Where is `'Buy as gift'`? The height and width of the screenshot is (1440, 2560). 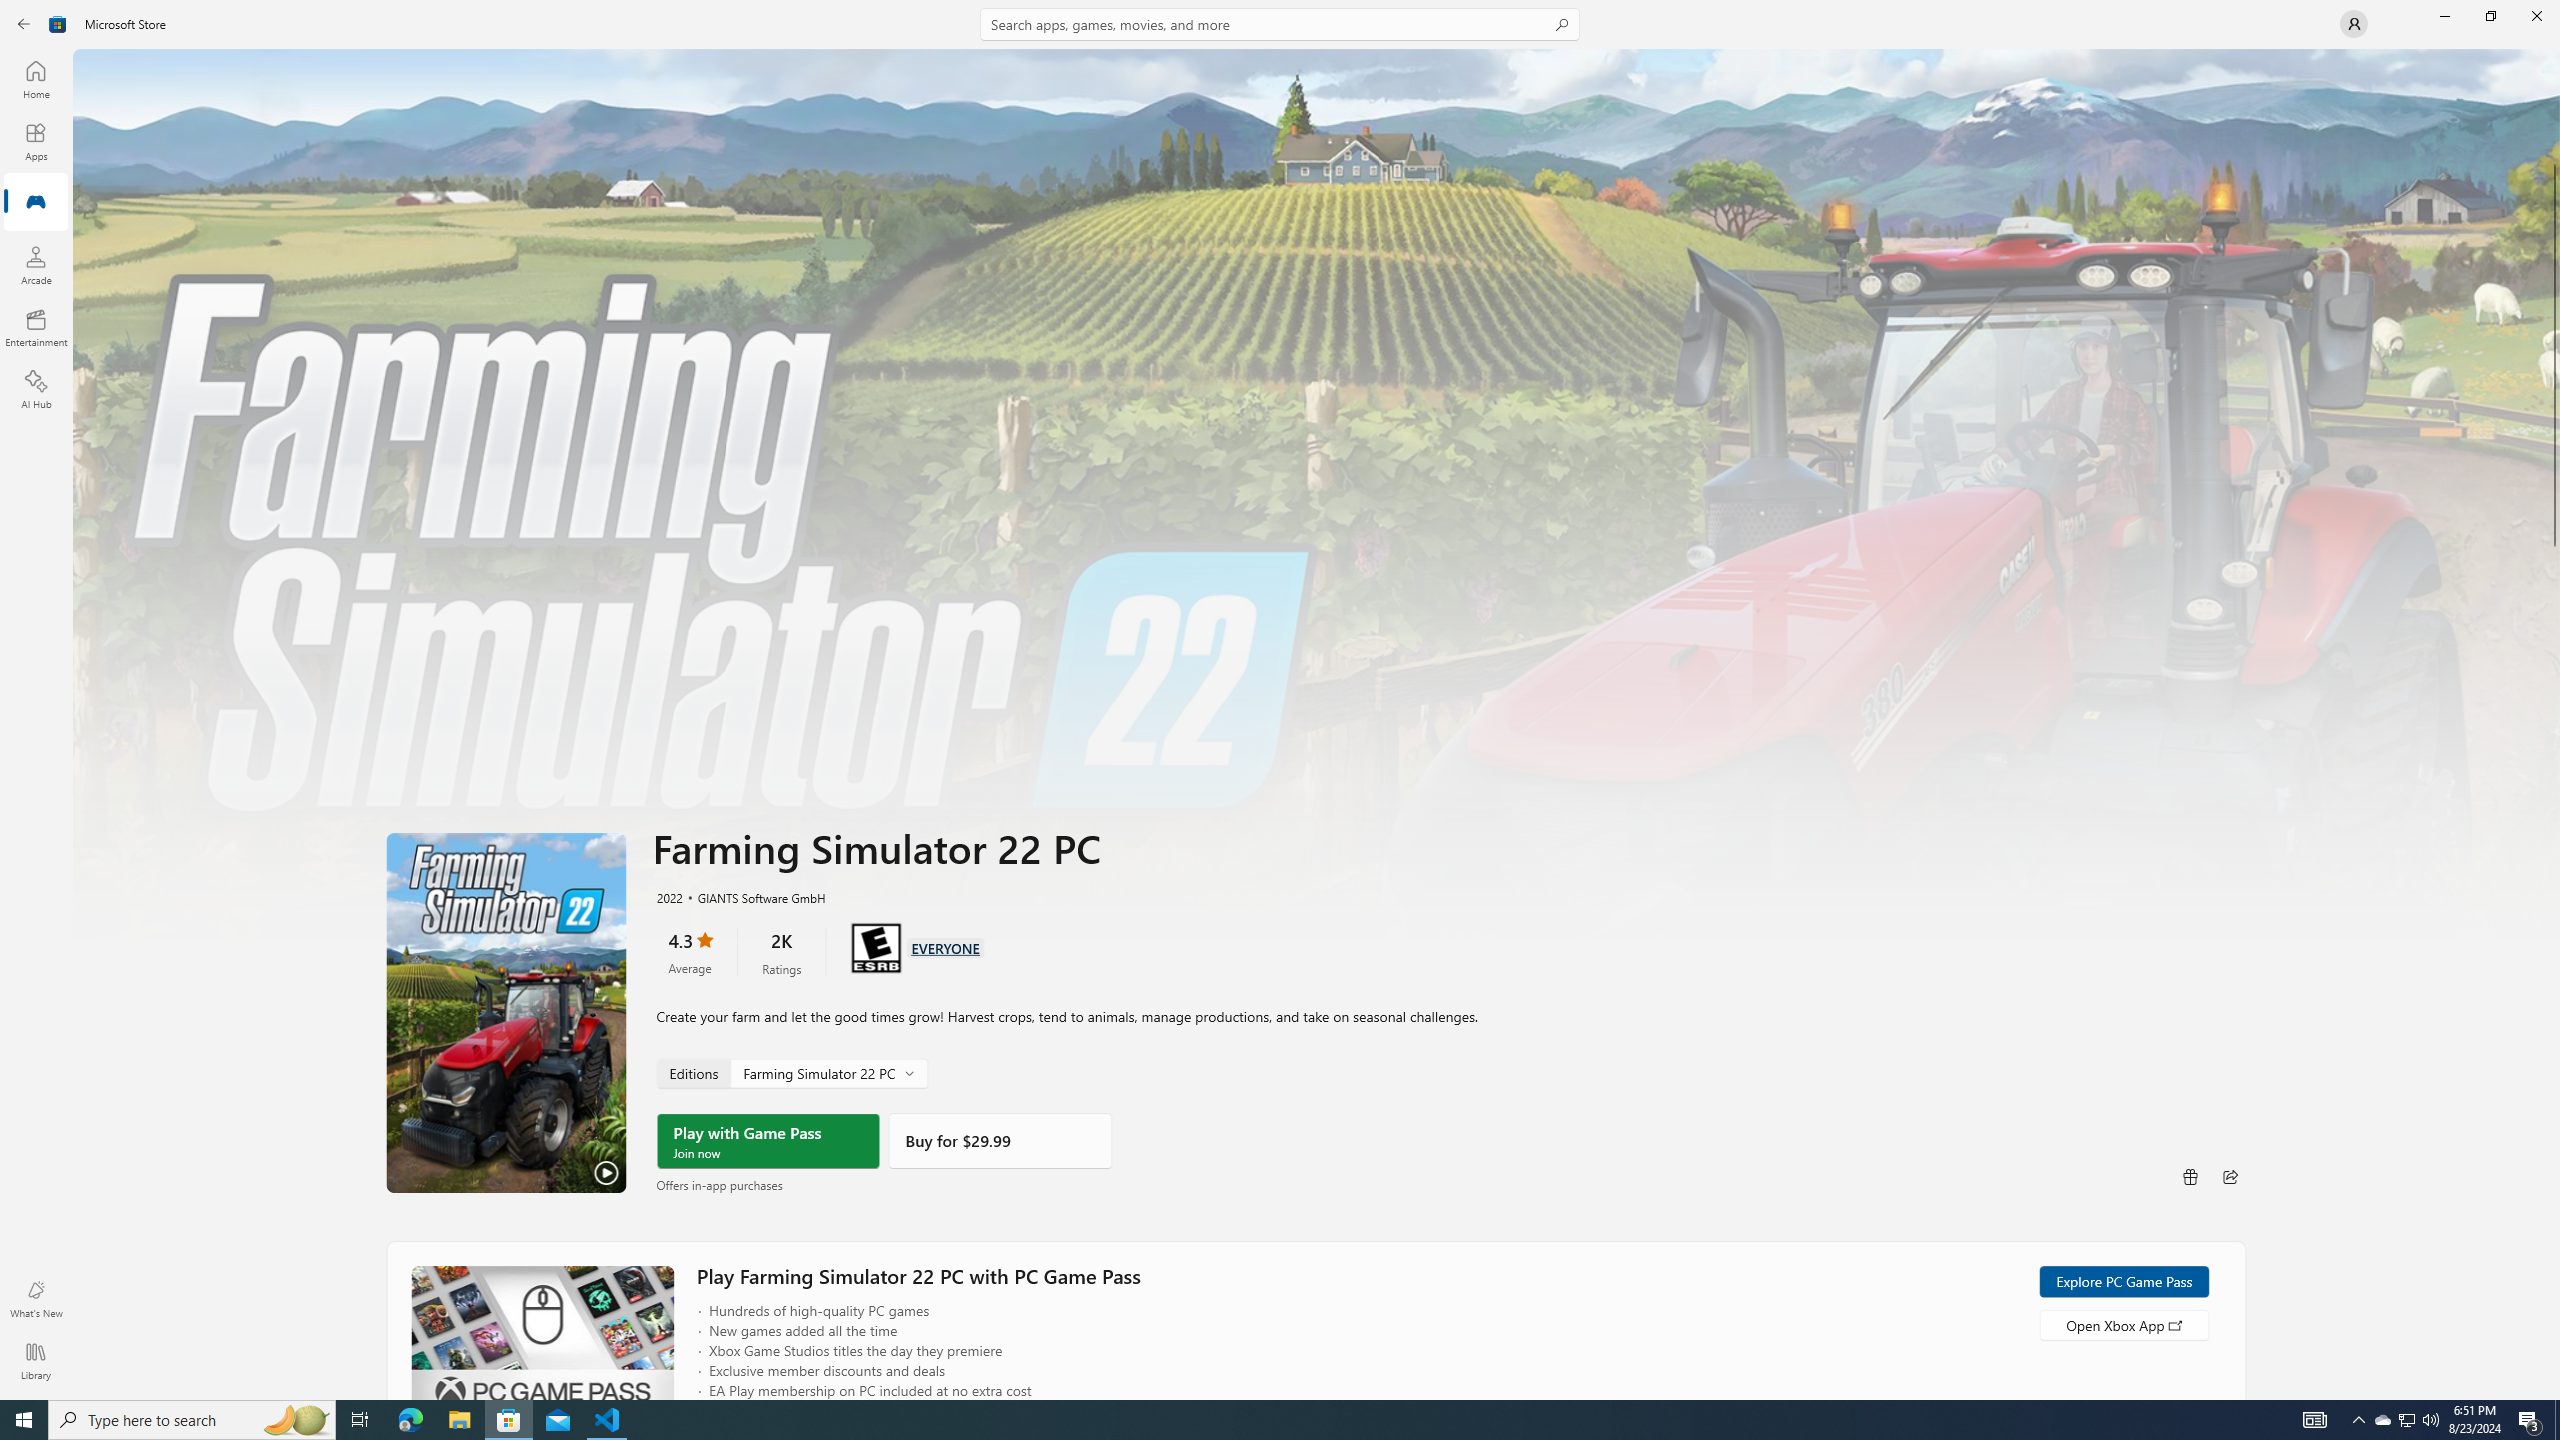 'Buy as gift' is located at coordinates (2189, 1175).